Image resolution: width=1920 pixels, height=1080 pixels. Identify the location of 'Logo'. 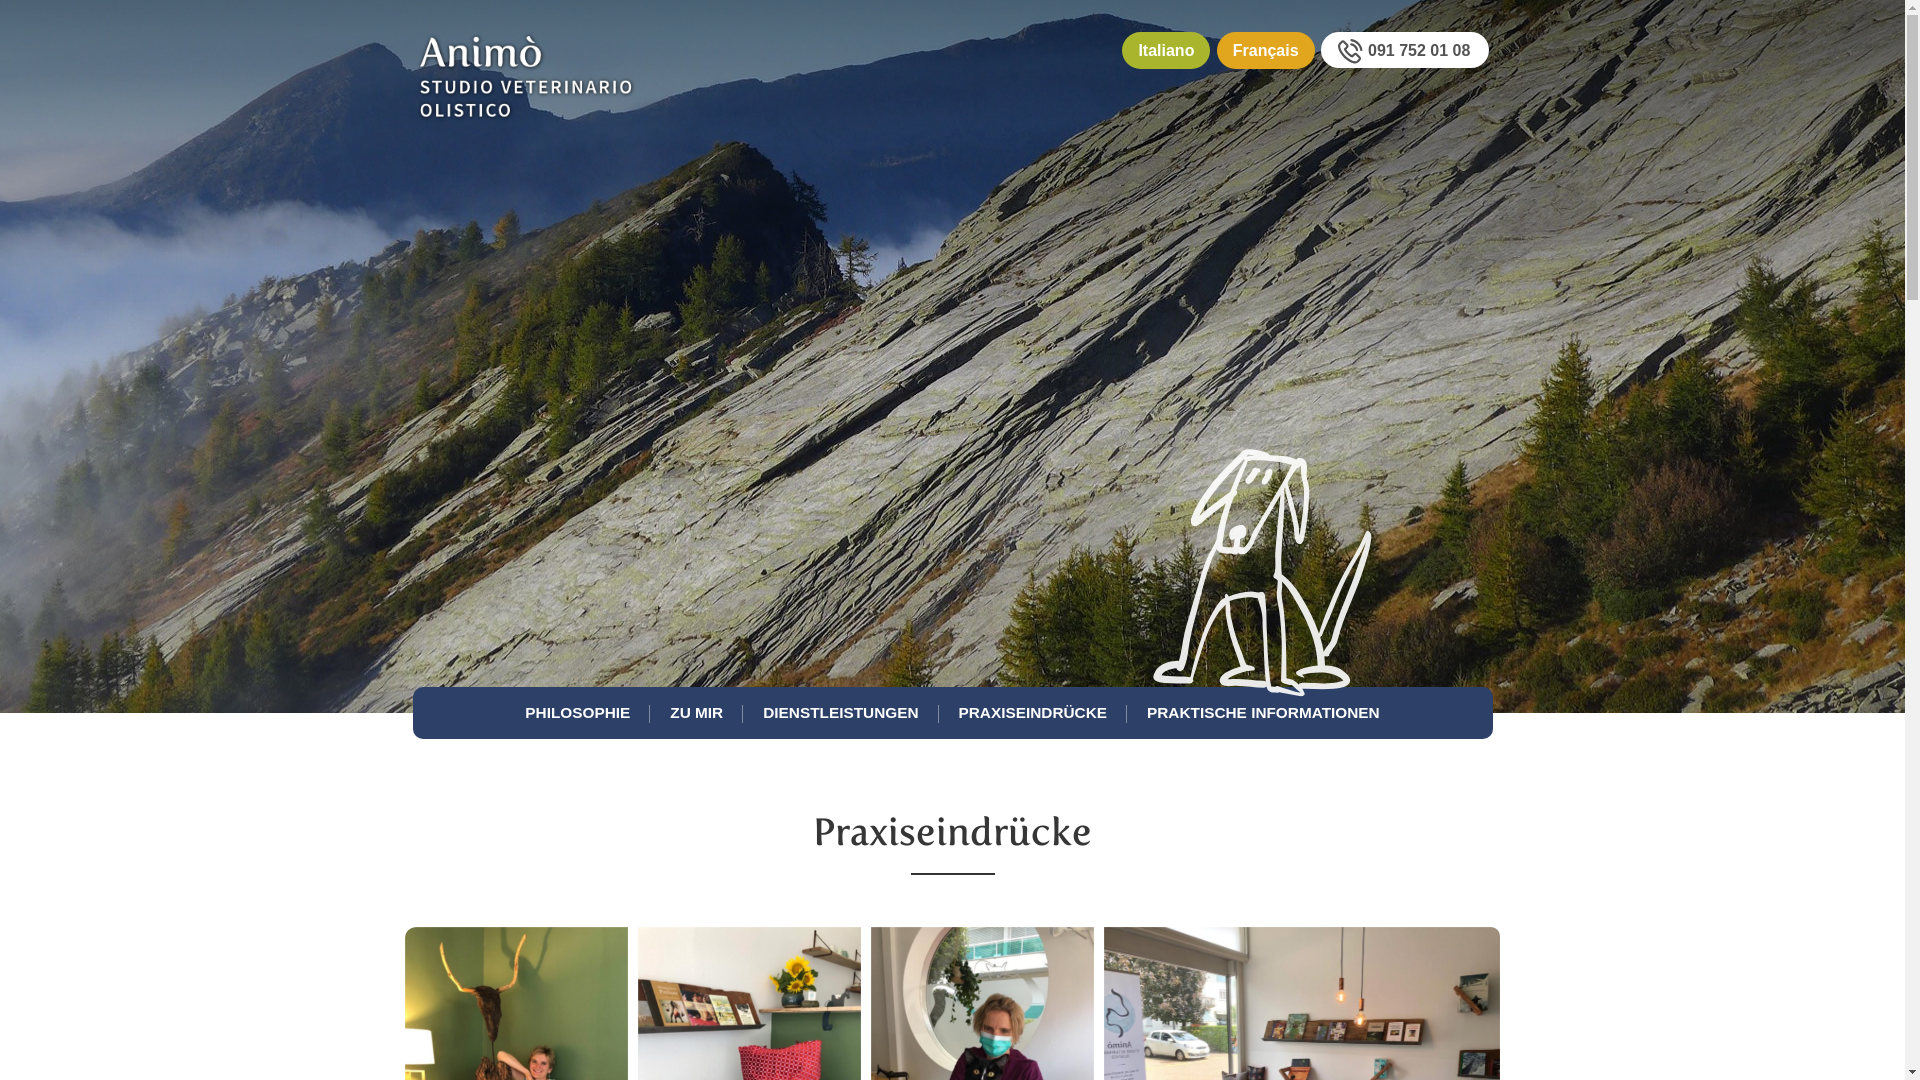
(526, 101).